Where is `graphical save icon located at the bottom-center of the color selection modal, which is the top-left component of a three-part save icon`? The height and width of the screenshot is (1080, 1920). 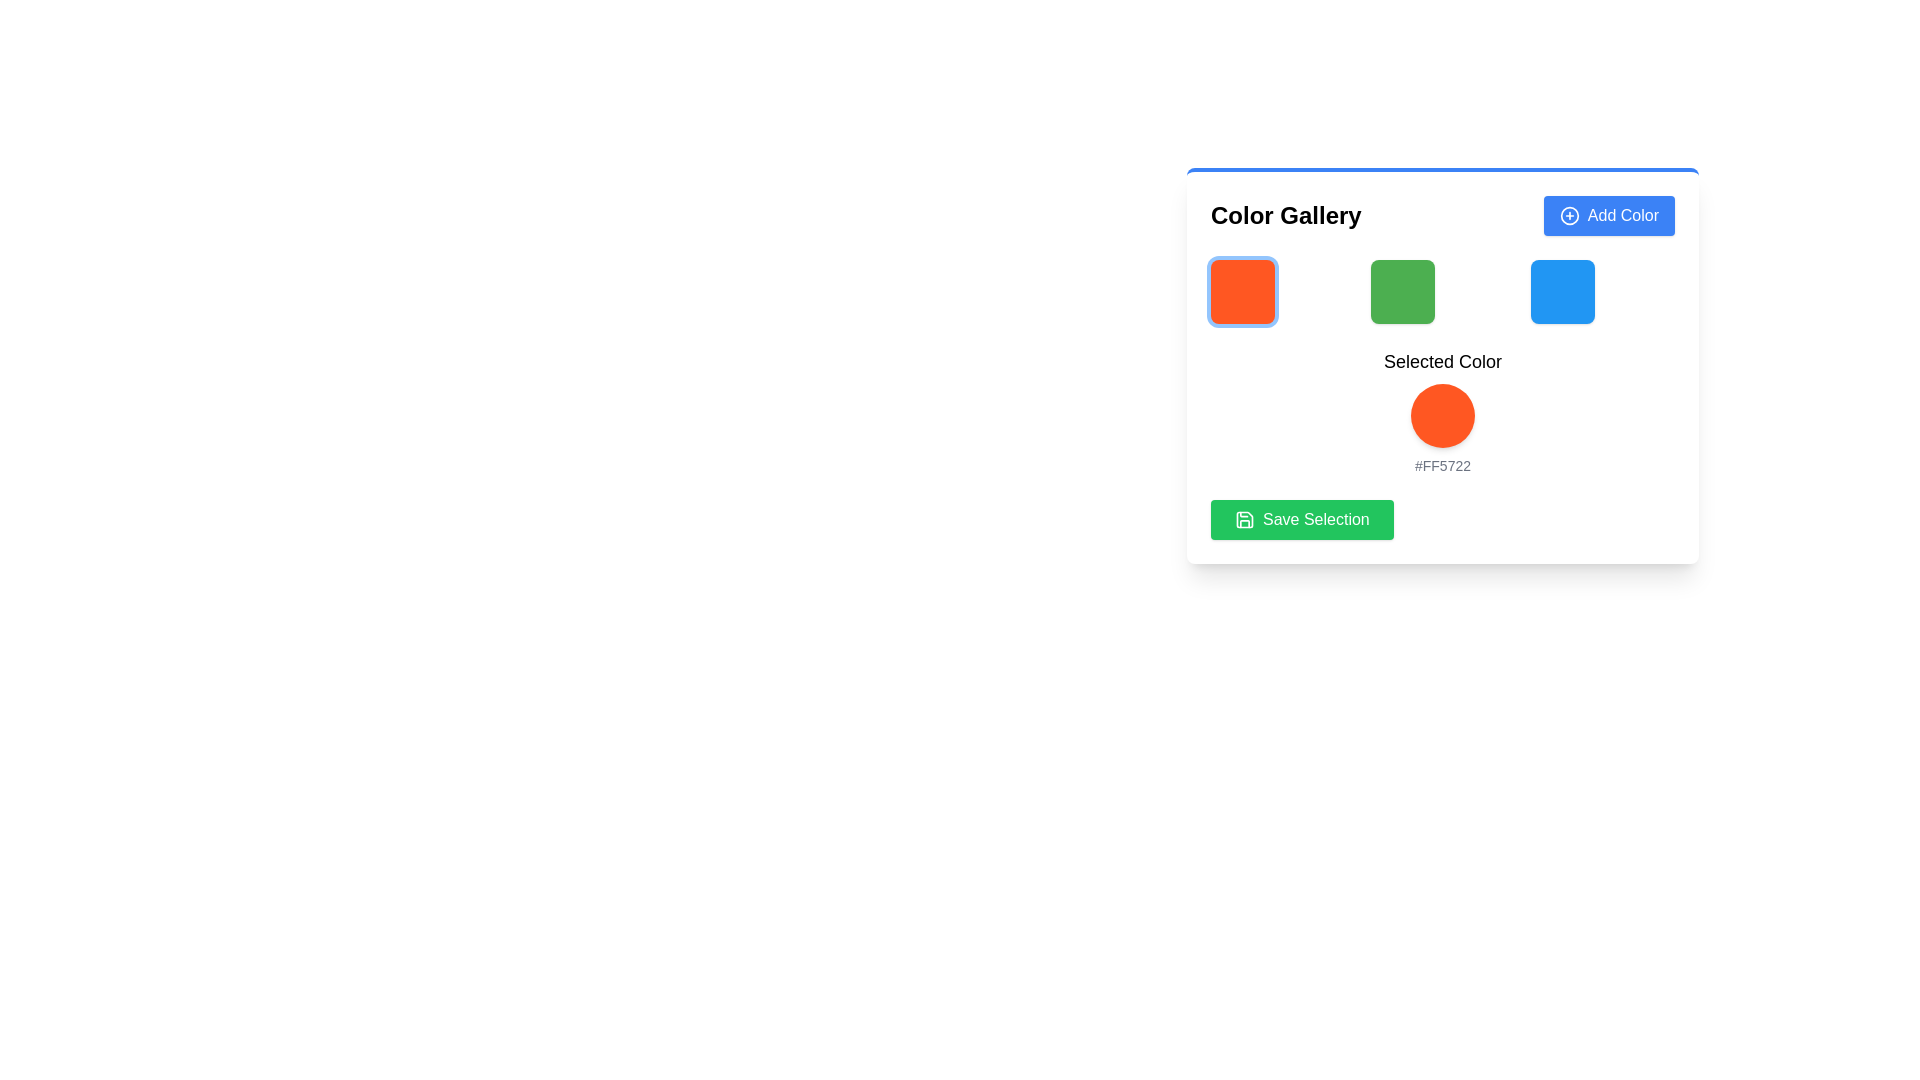
graphical save icon located at the bottom-center of the color selection modal, which is the top-left component of a three-part save icon is located at coordinates (1243, 519).